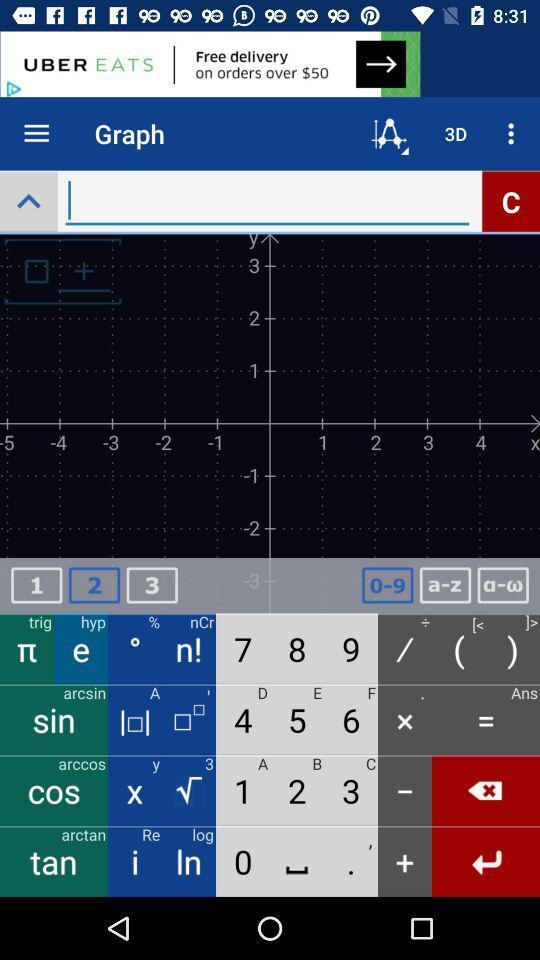 The height and width of the screenshot is (960, 540). I want to click on expand menu, so click(27, 201).